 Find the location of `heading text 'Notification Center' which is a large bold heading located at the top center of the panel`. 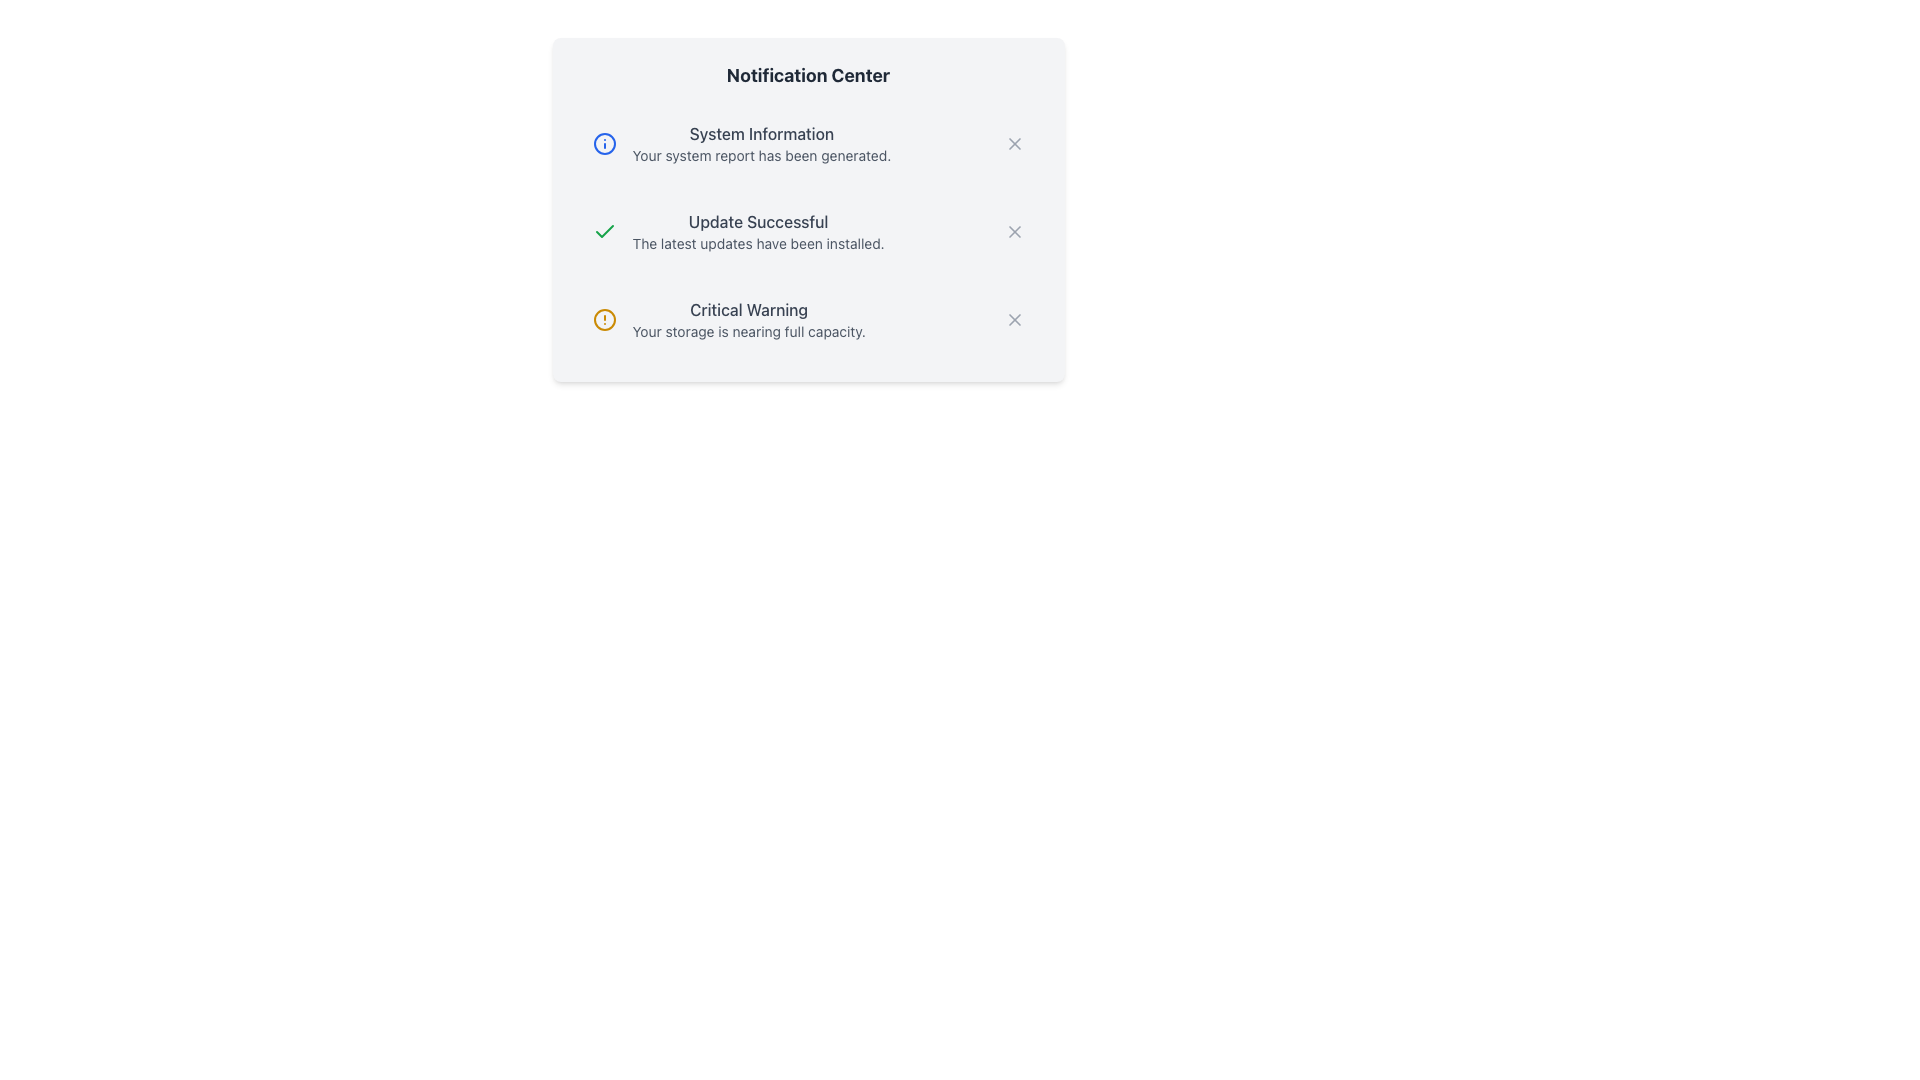

heading text 'Notification Center' which is a large bold heading located at the top center of the panel is located at coordinates (808, 75).